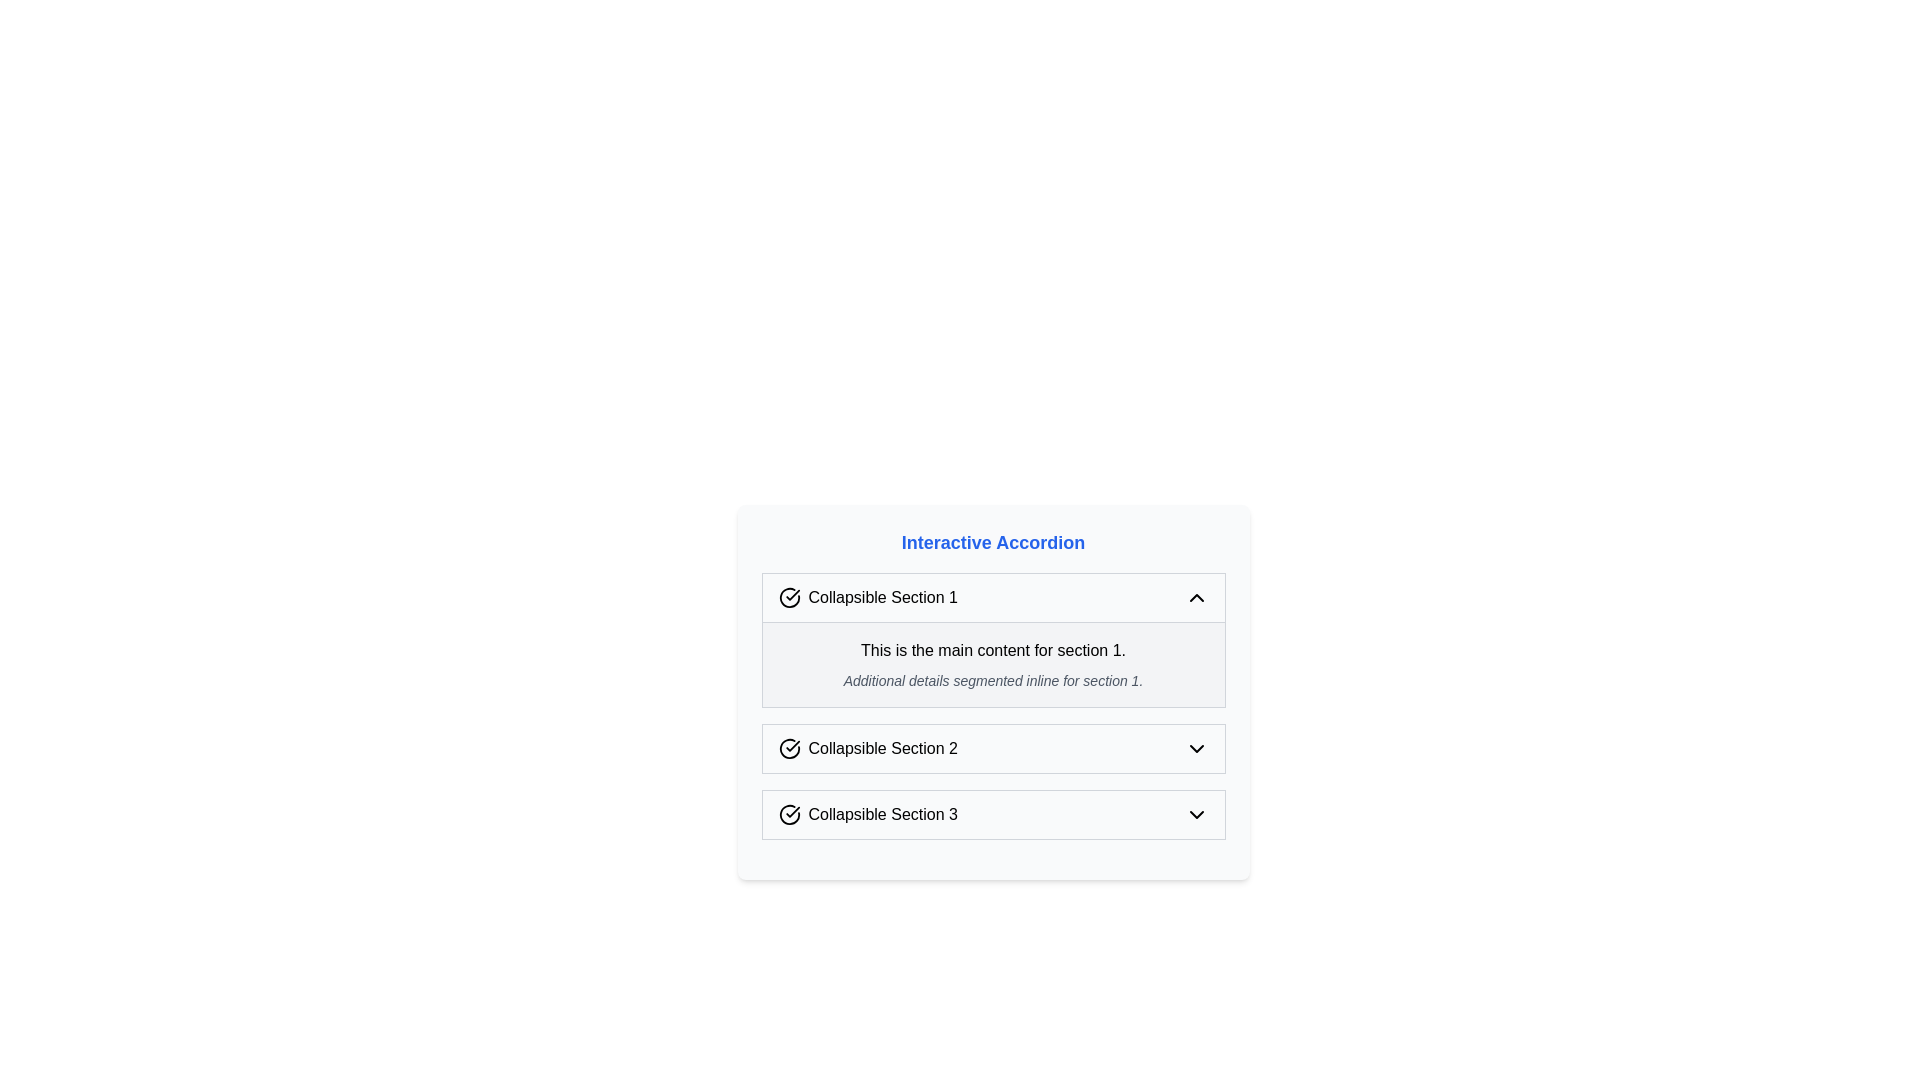  I want to click on the circular icon with a checkmark inside, which is part of the header of 'Collapsible Section 1' in the accordion, so click(788, 596).